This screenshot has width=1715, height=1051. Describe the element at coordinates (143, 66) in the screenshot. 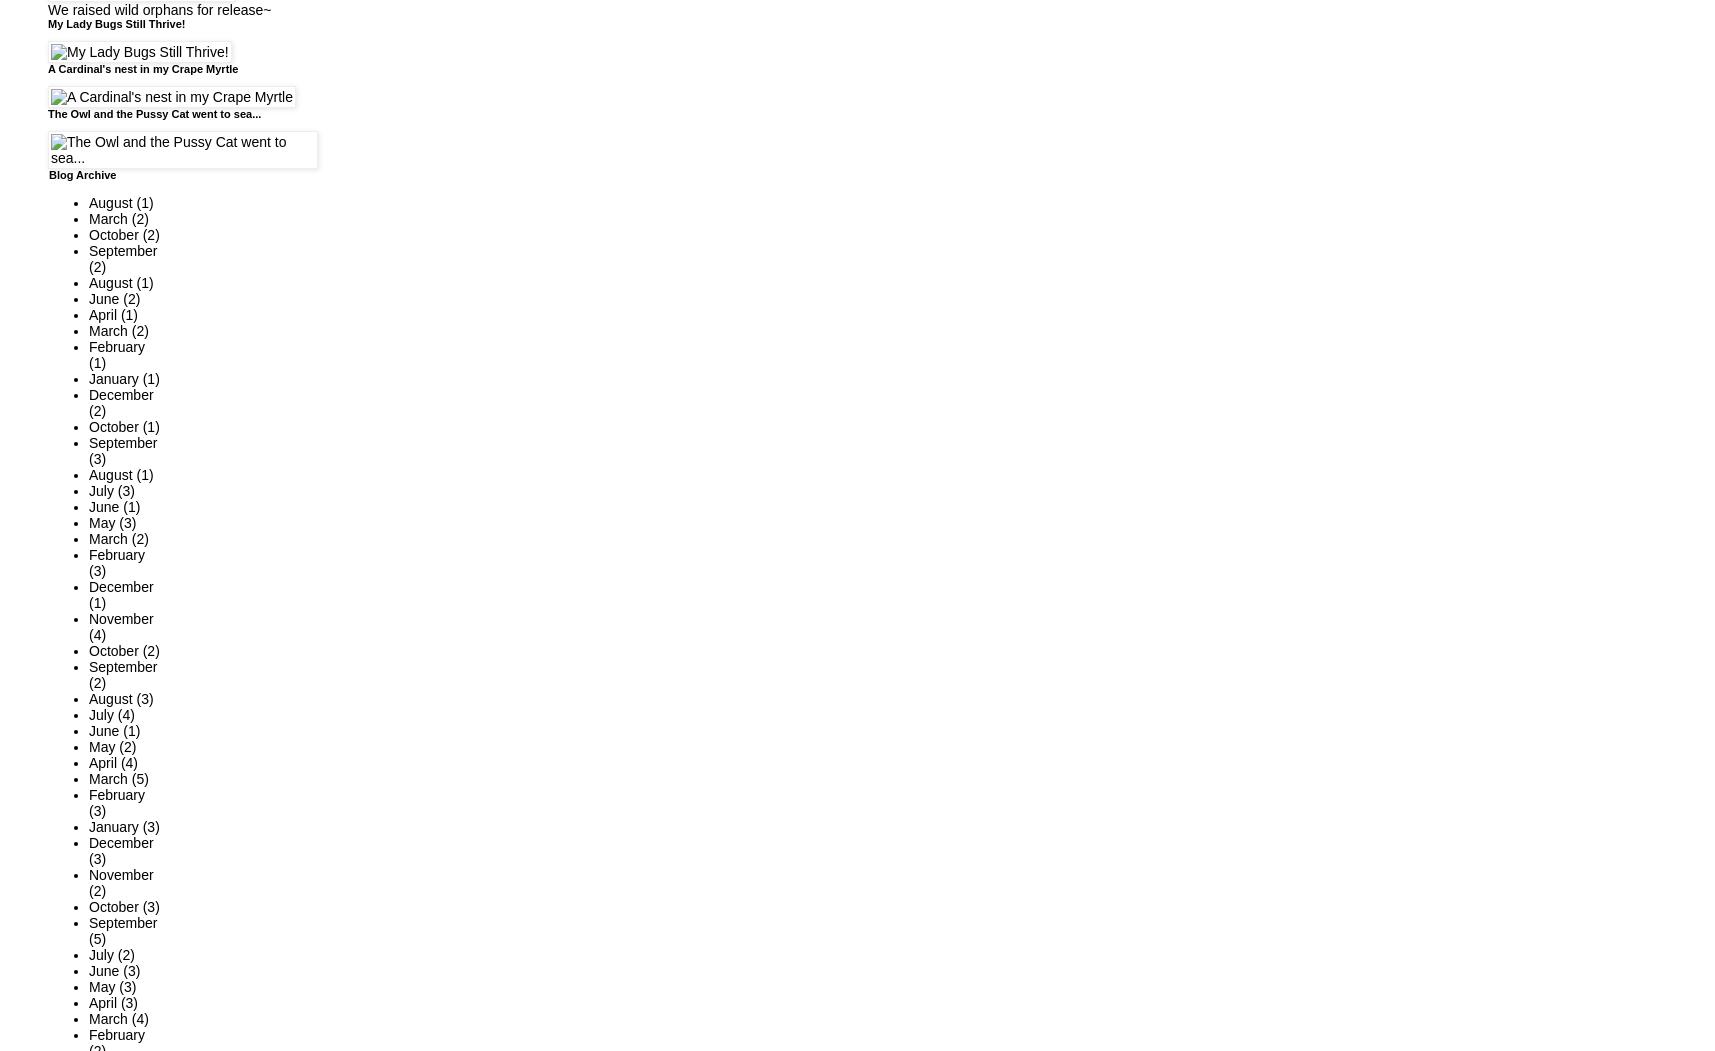

I see `'A Cardinal's nest in my Crape Myrtle'` at that location.